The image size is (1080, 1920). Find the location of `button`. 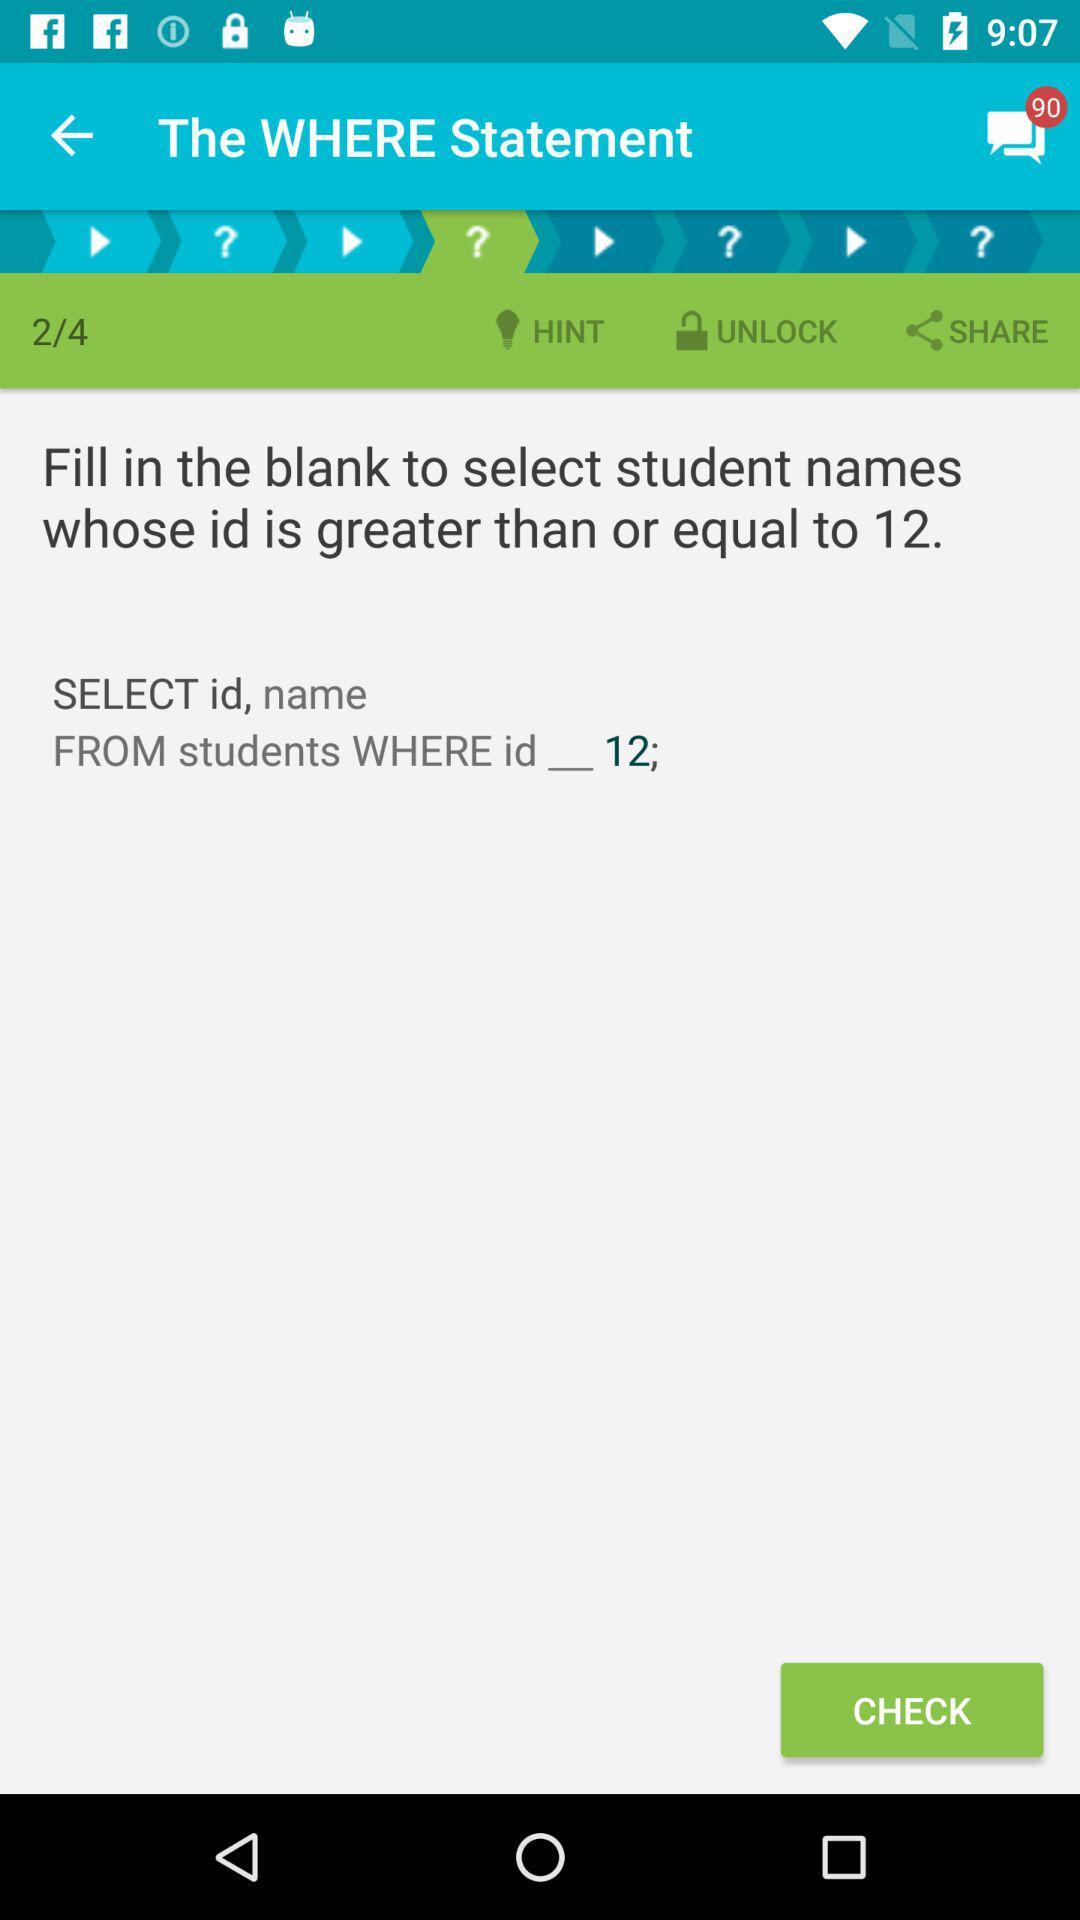

button is located at coordinates (601, 240).